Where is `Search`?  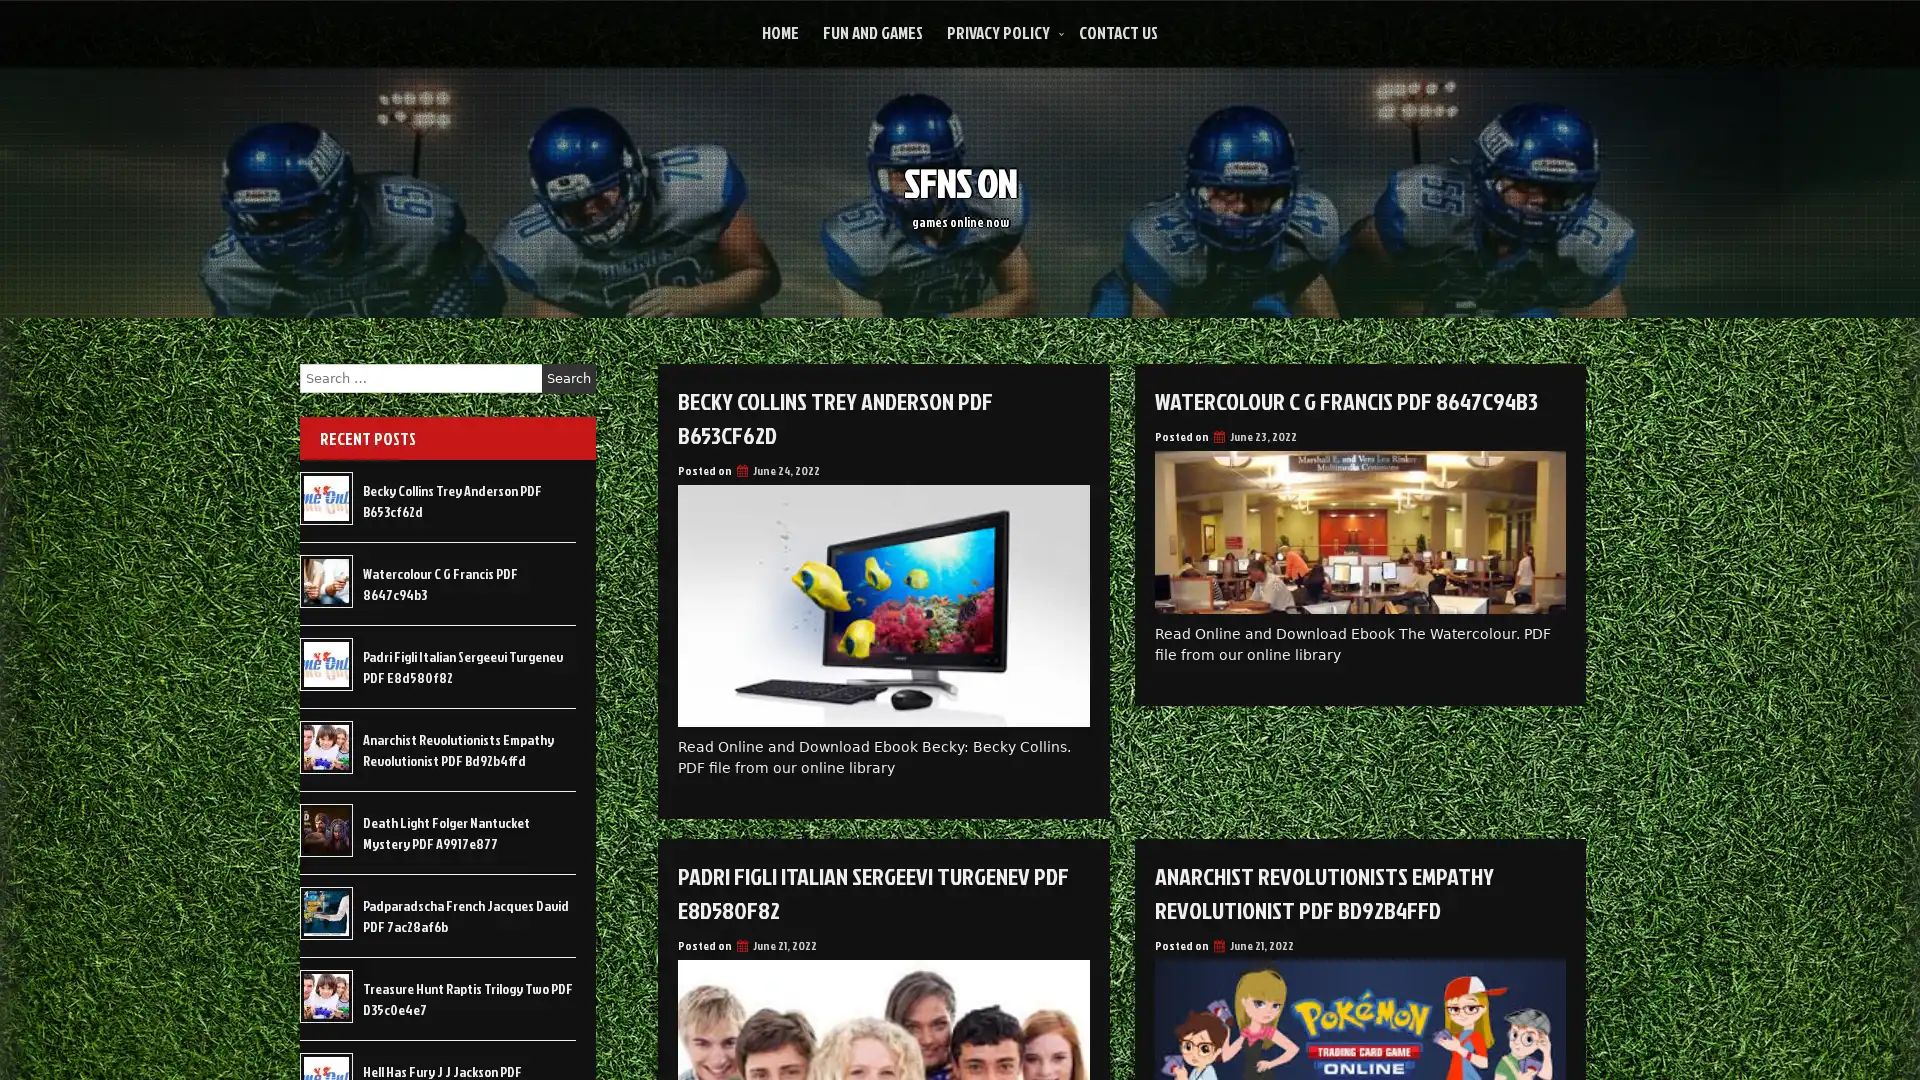
Search is located at coordinates (568, 378).